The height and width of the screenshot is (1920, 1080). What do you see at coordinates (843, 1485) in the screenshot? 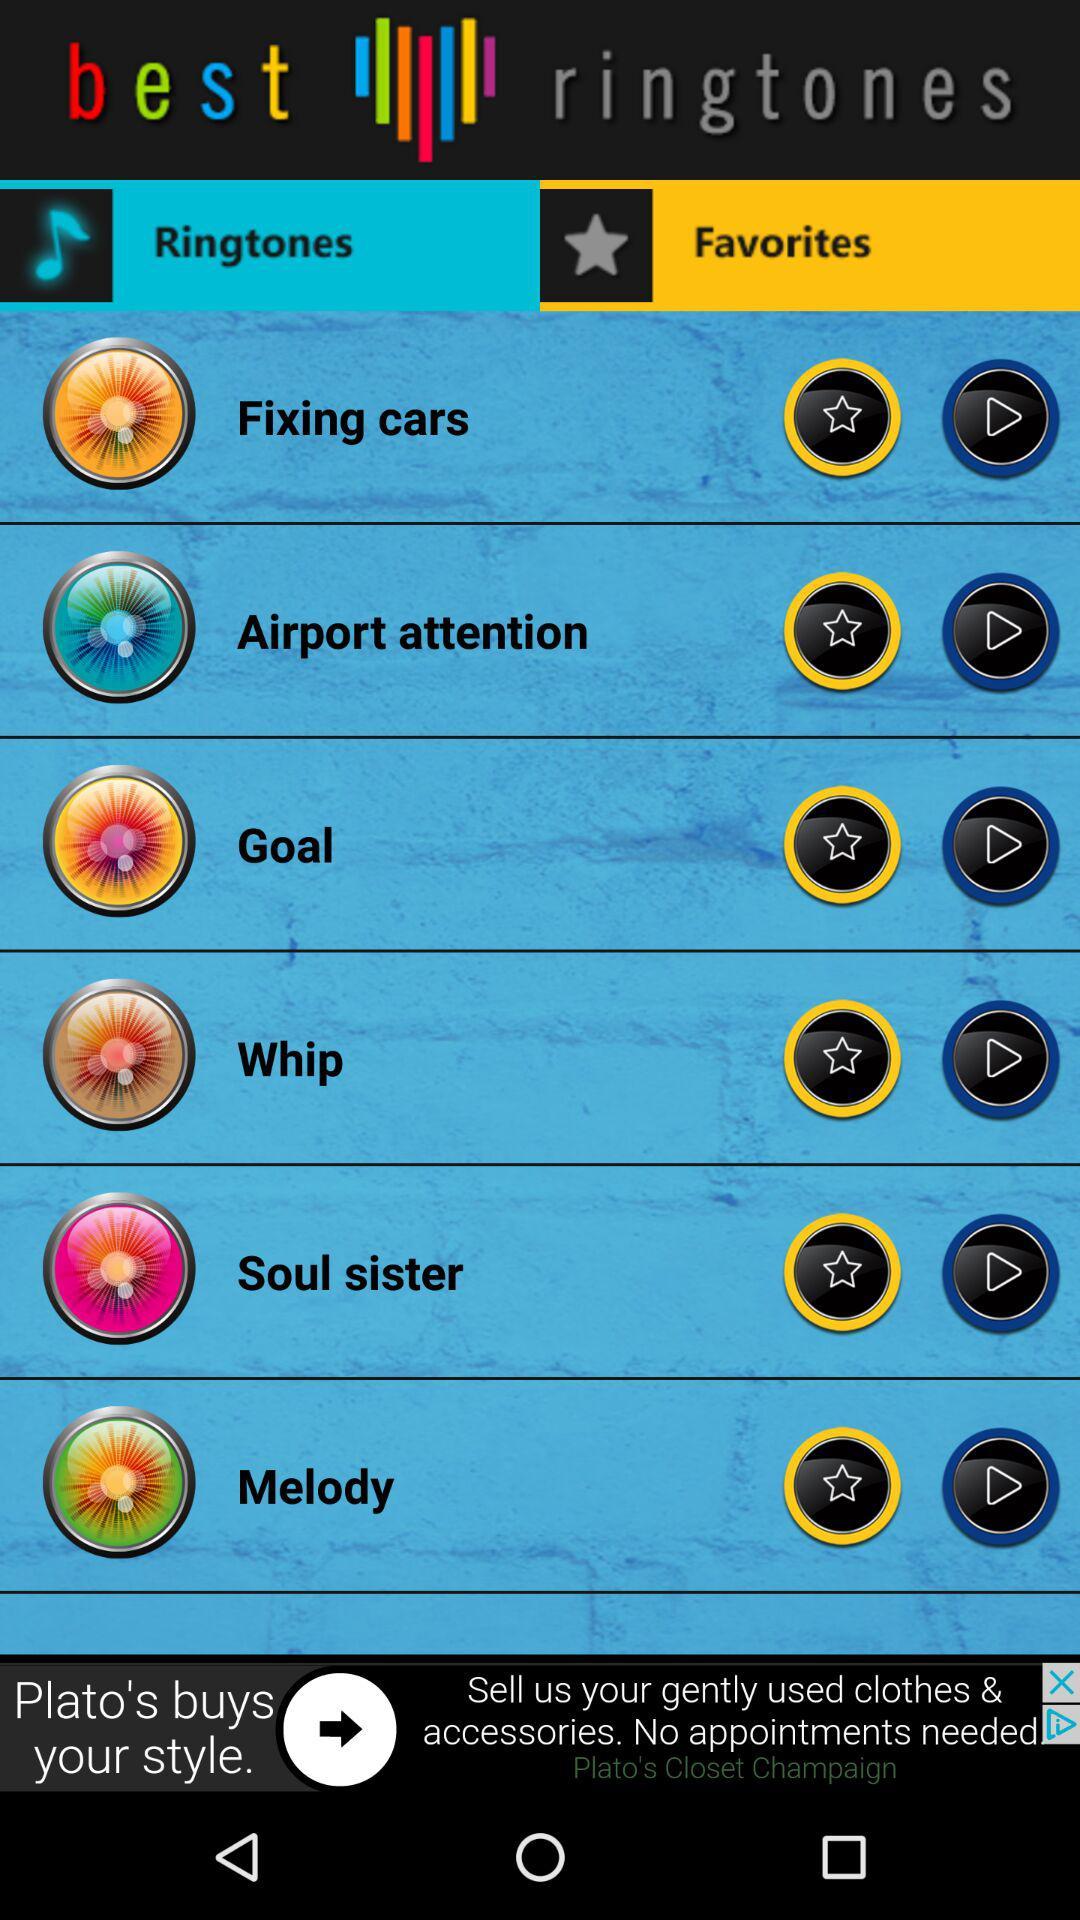
I see `melodies` at bounding box center [843, 1485].